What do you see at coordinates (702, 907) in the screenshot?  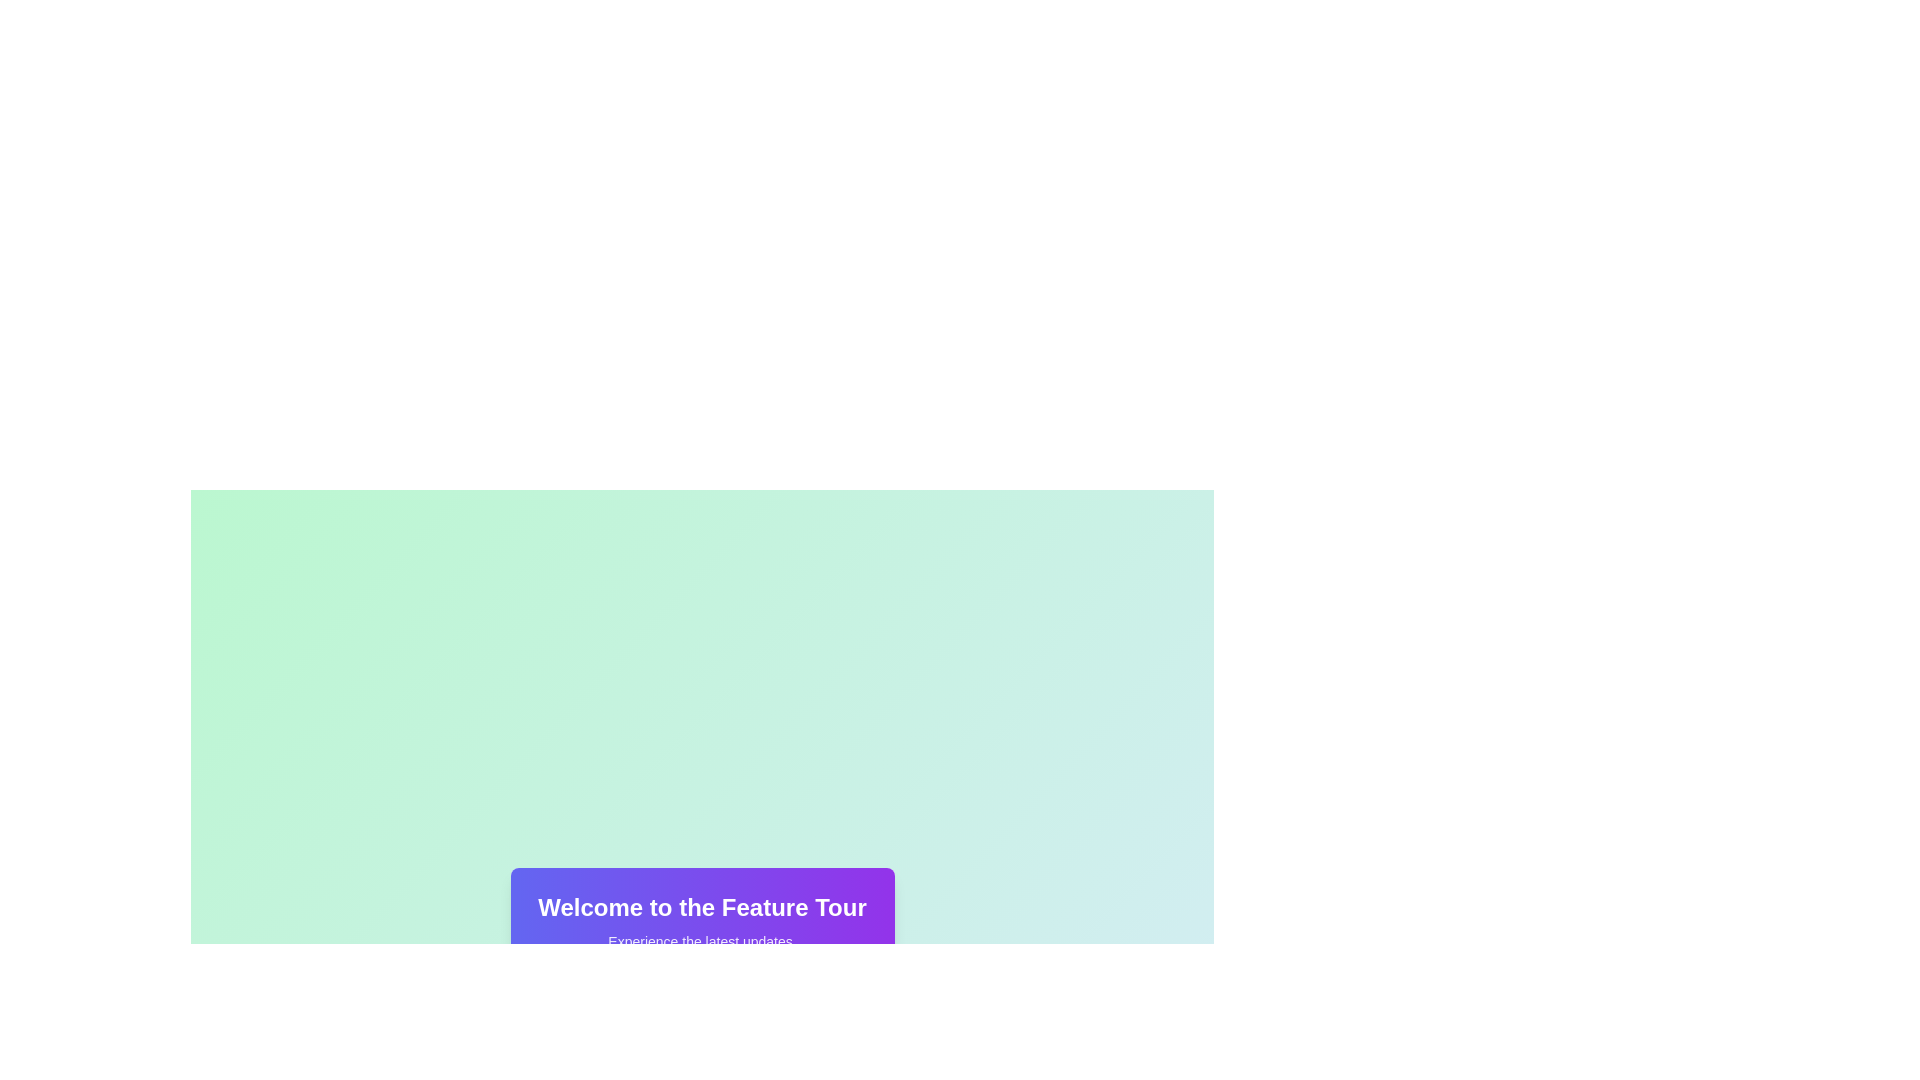 I see `the first static text label, which is displayed in bold and large white font on a dual-tone purple gradient background, positioned above another text element that reads 'Experience the latest updates.'` at bounding box center [702, 907].